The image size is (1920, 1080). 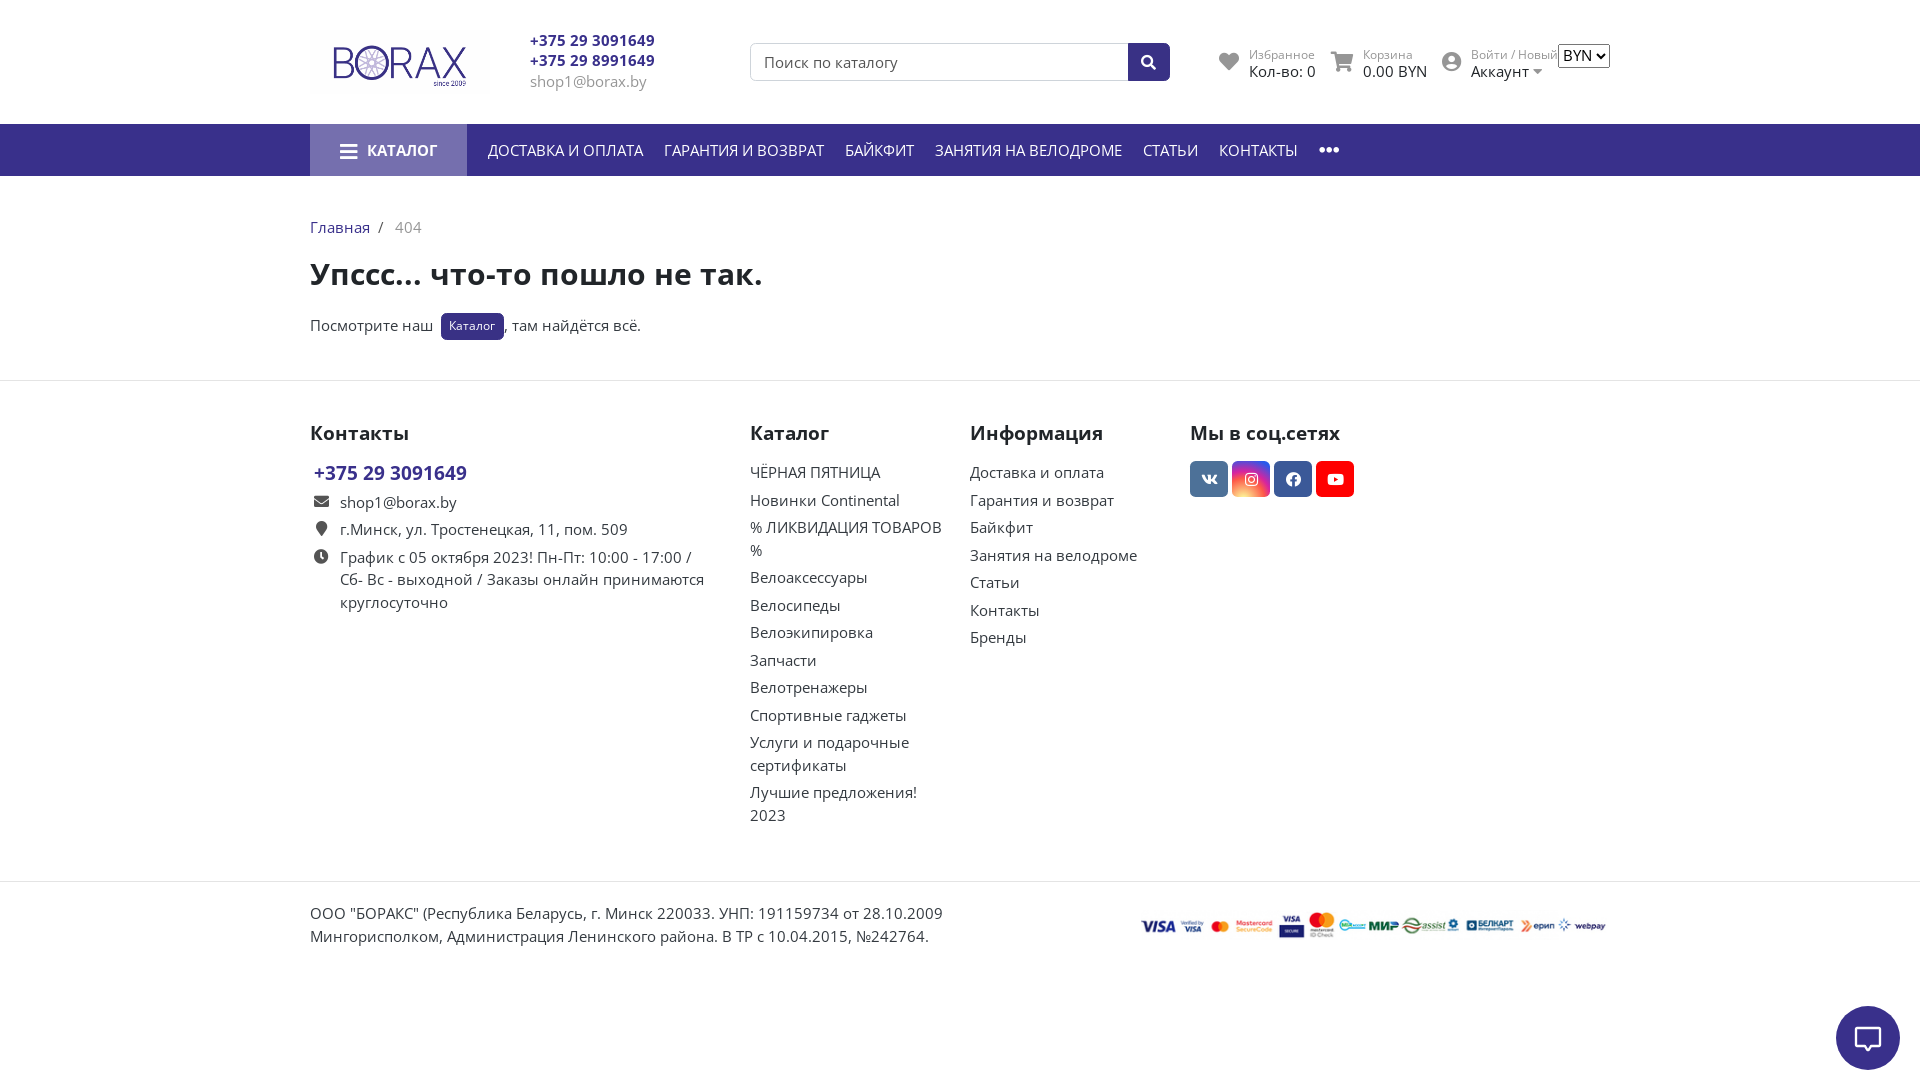 I want to click on '404', so click(x=407, y=226).